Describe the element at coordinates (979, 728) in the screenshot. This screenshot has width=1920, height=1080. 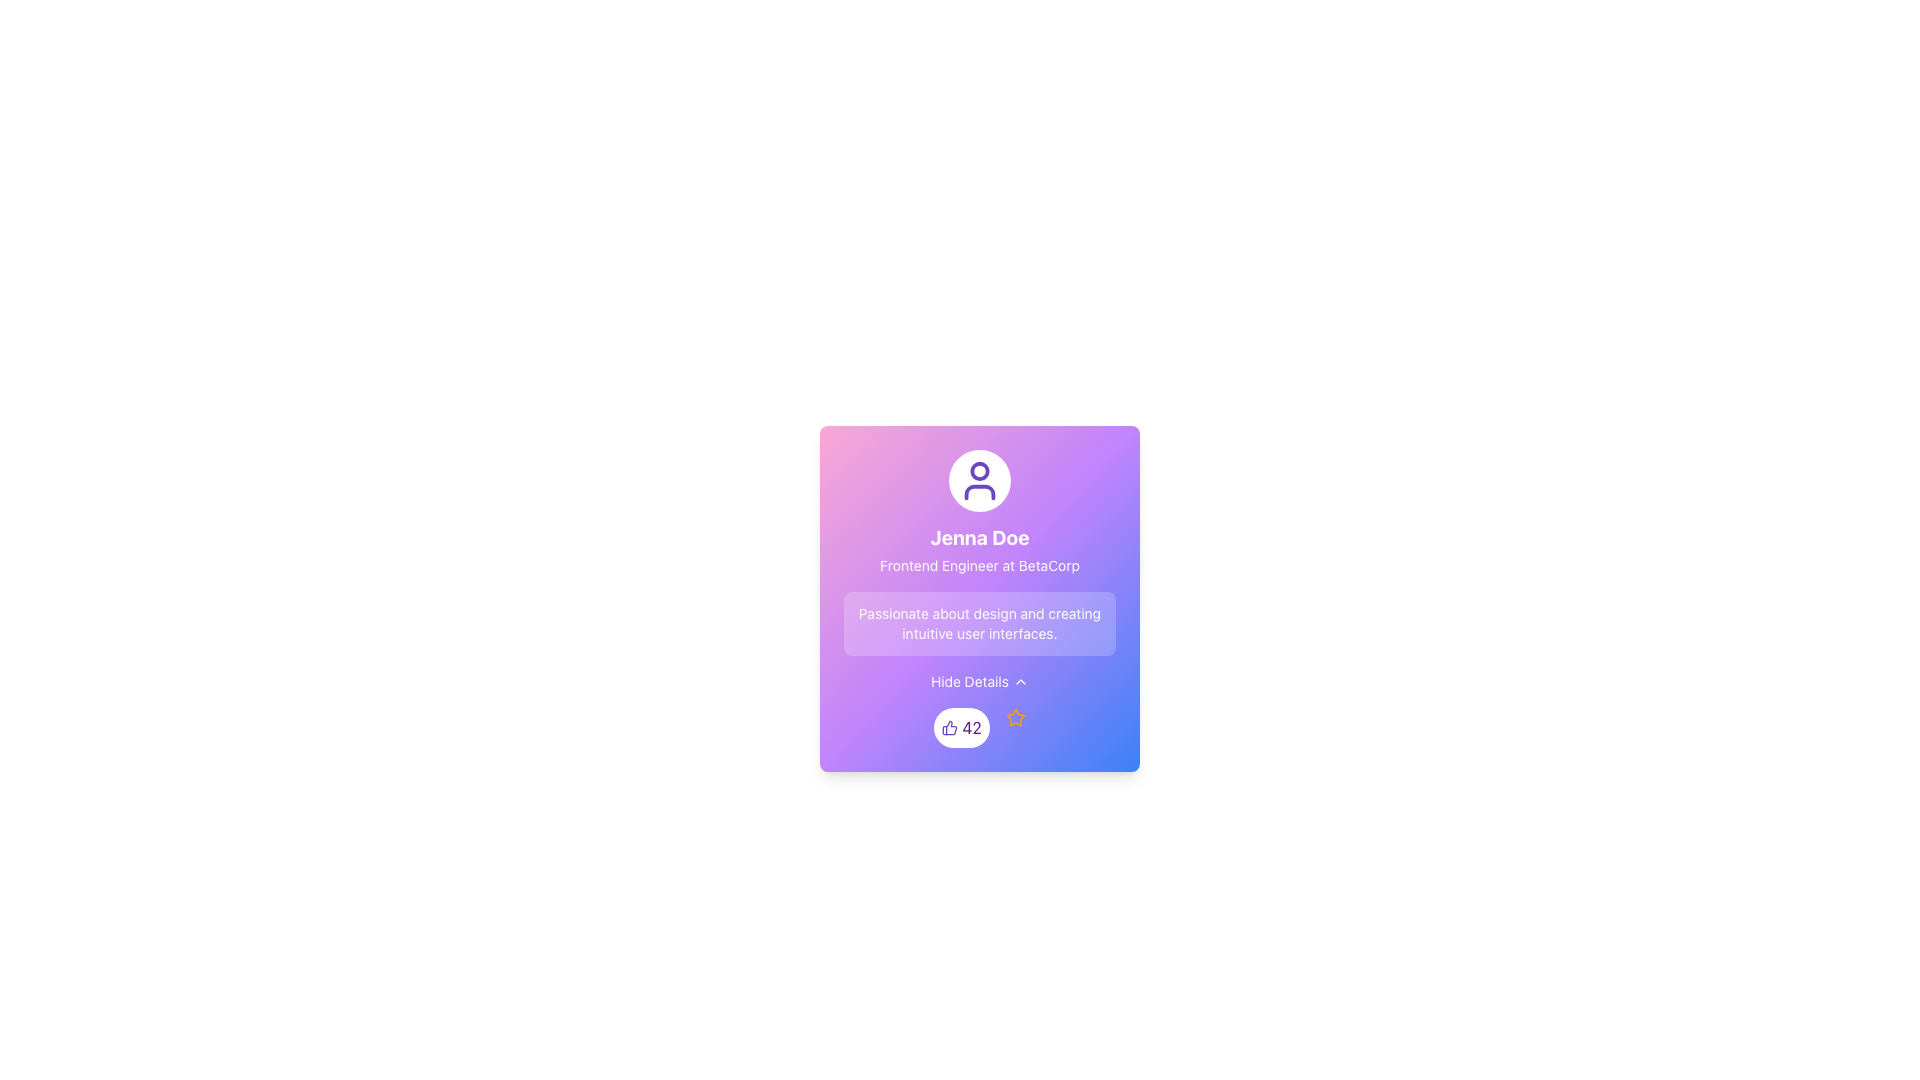
I see `the circular white button with a purple thumbs-up icon and the number '42' next to it` at that location.